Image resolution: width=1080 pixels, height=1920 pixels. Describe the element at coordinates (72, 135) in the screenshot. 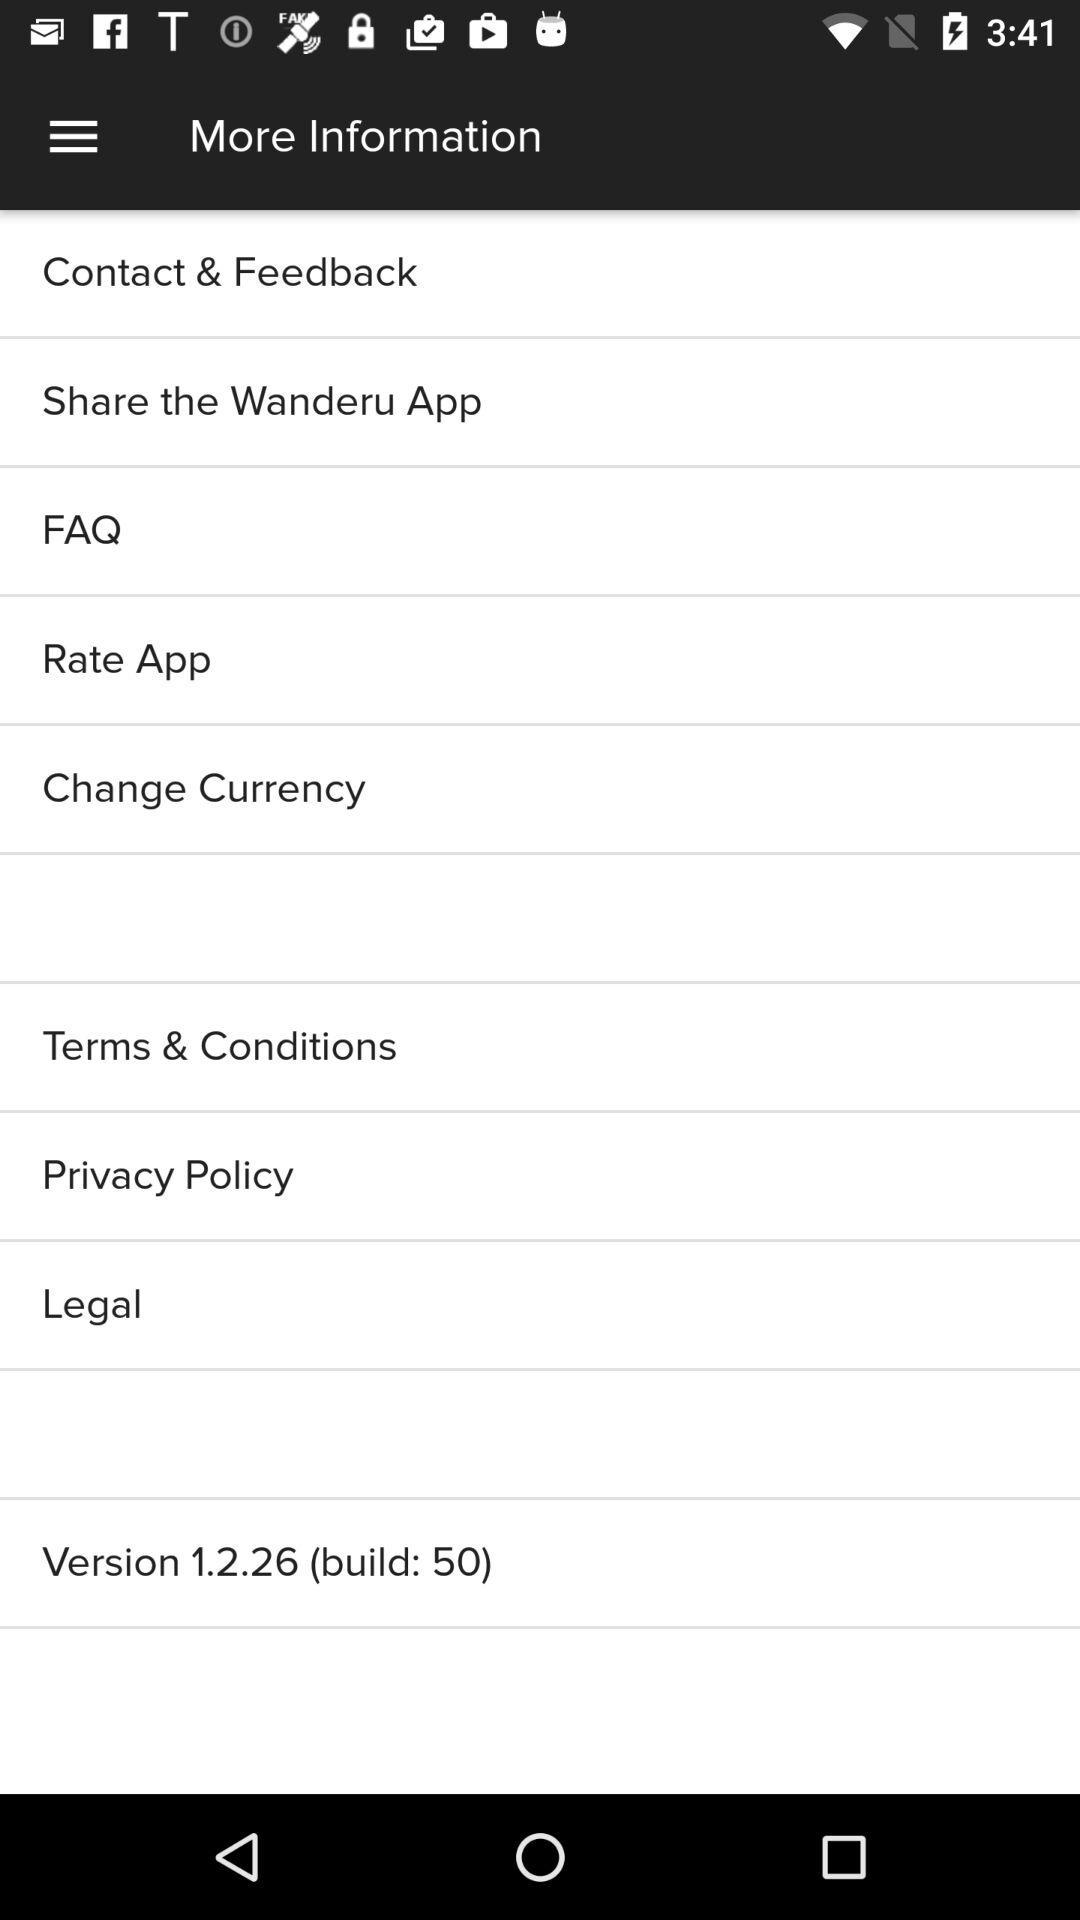

I see `the item to the left of the more information item` at that location.